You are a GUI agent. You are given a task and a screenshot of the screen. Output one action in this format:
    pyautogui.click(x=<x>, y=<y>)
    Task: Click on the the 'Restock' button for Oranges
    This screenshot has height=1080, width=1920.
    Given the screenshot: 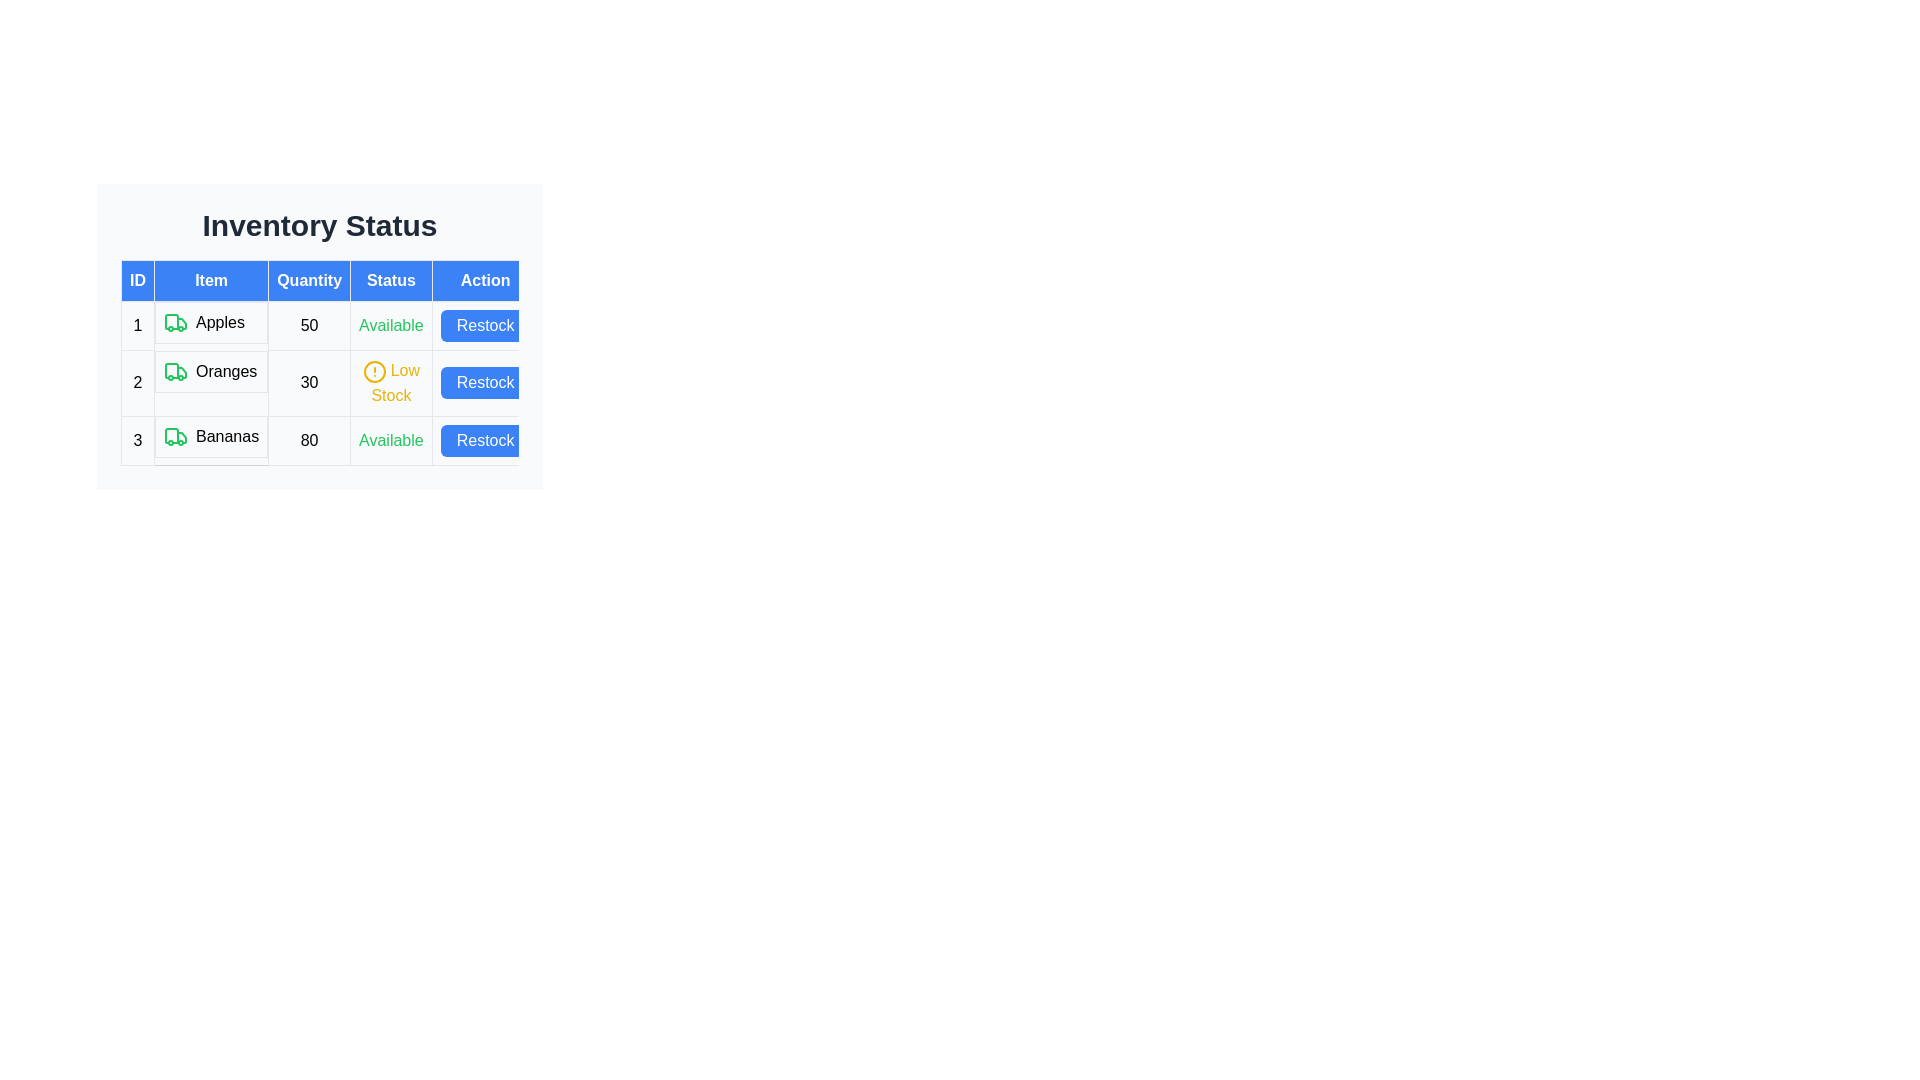 What is the action you would take?
    pyautogui.click(x=485, y=383)
    